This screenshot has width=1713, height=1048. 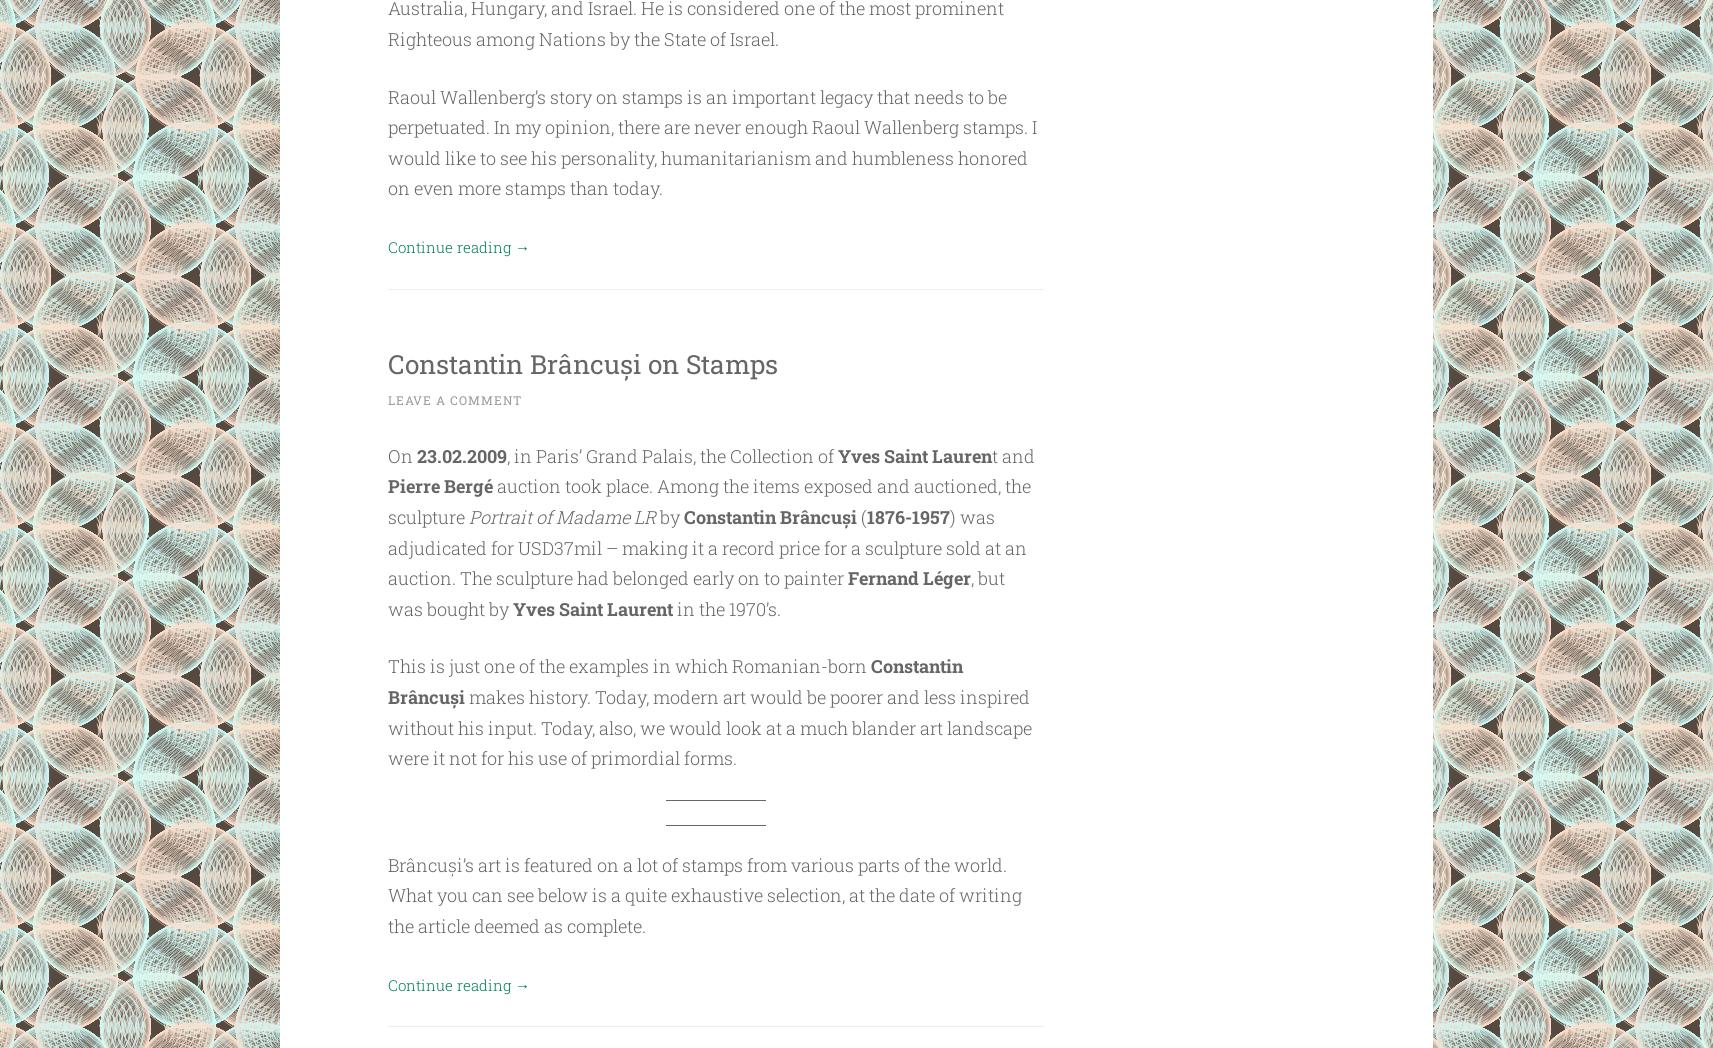 I want to click on 'Fernand Léger', so click(x=909, y=577).